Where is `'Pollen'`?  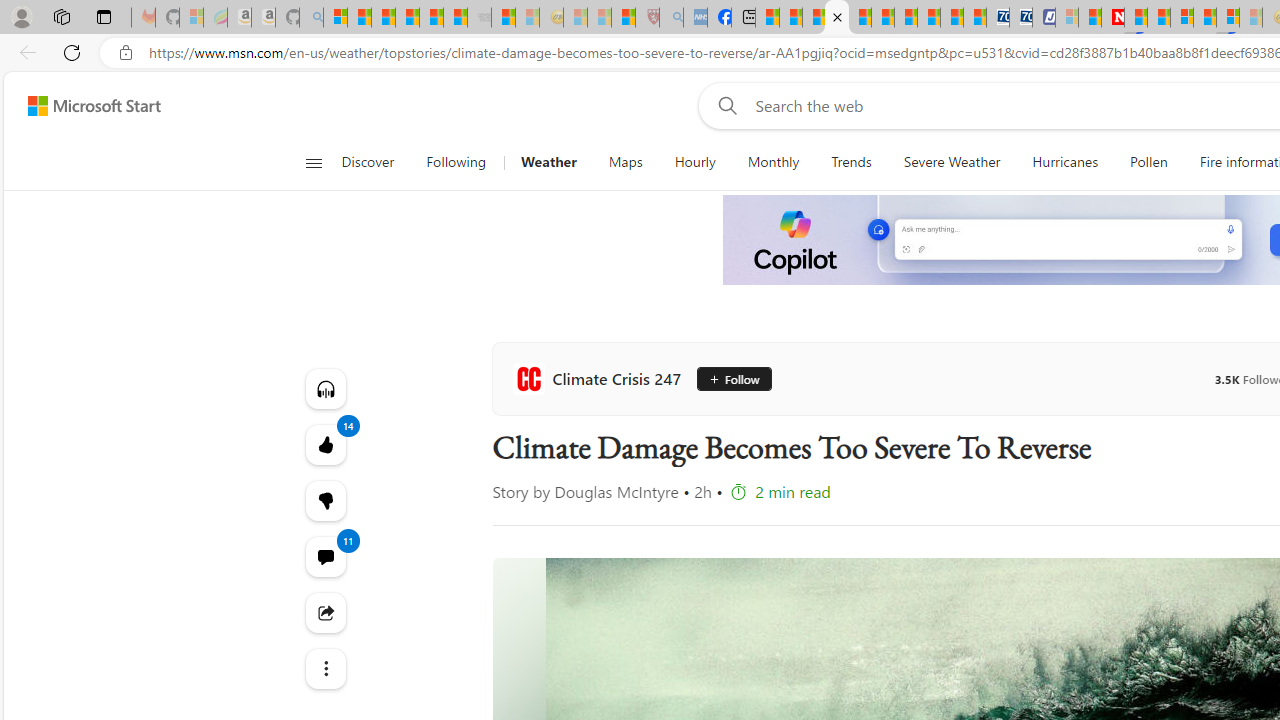 'Pollen' is located at coordinates (1148, 162).